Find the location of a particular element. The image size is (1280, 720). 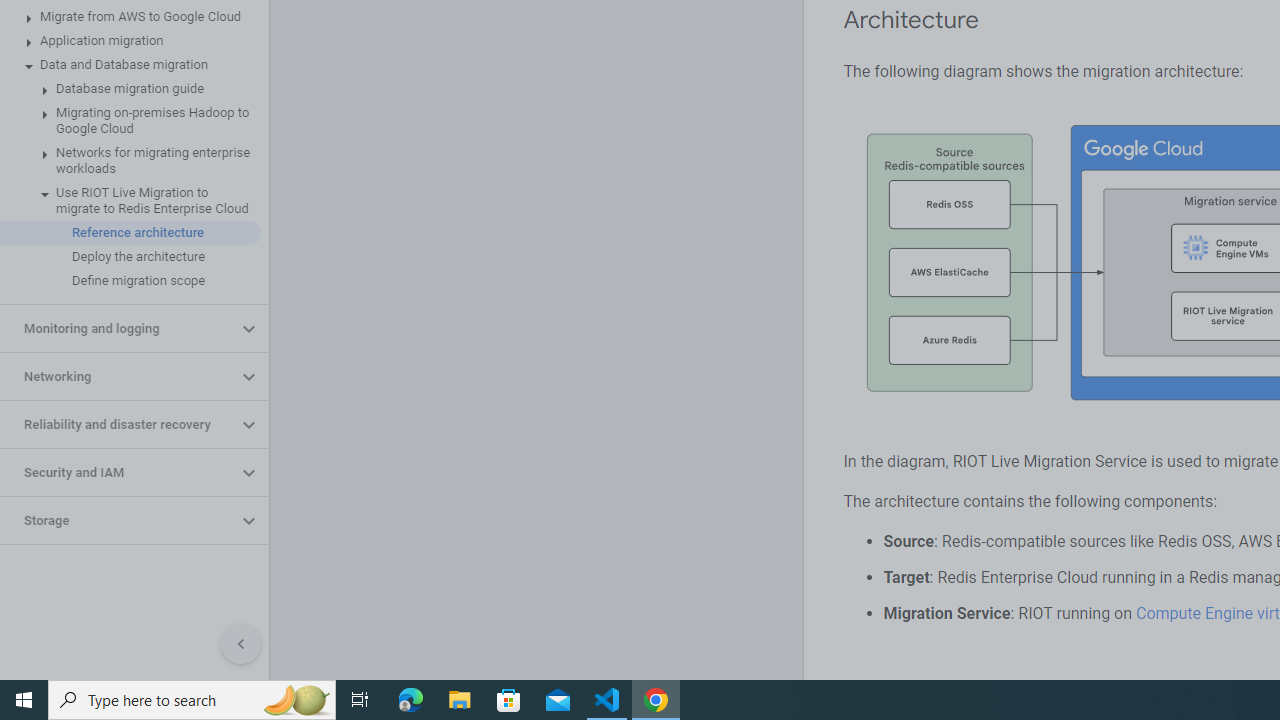

'Reference architecture' is located at coordinates (129, 231).